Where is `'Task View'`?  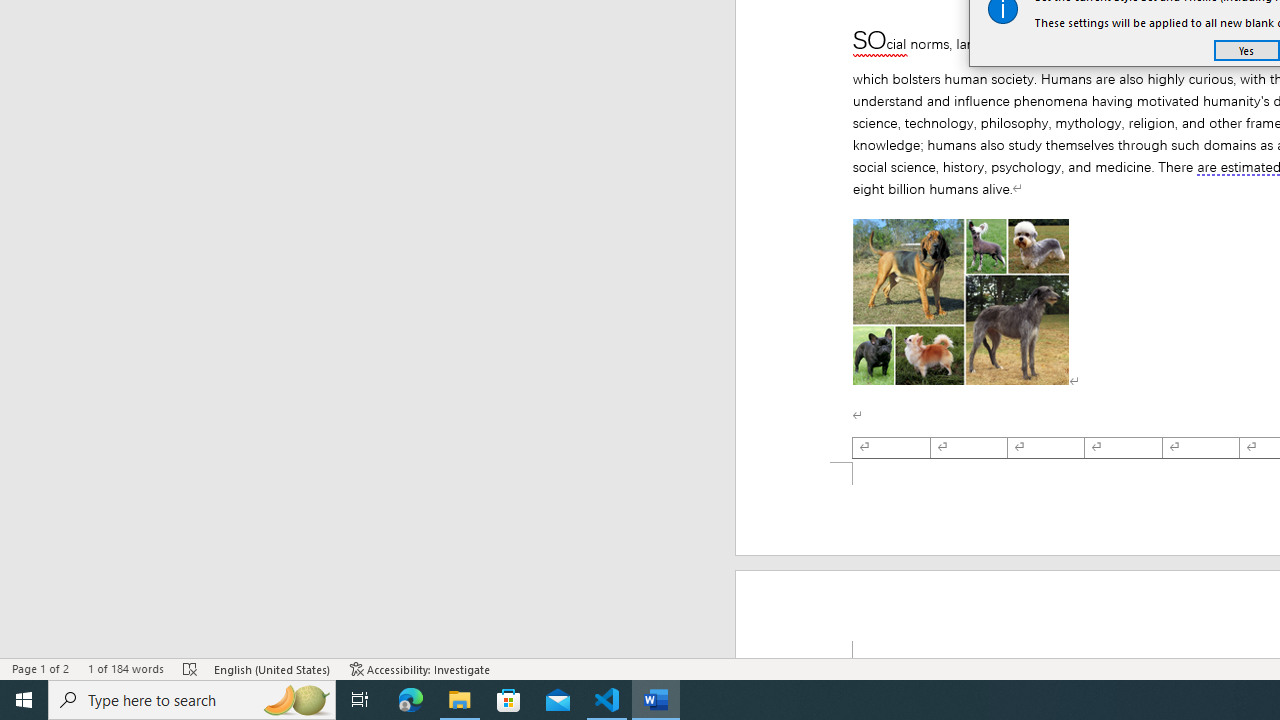 'Task View' is located at coordinates (359, 698).